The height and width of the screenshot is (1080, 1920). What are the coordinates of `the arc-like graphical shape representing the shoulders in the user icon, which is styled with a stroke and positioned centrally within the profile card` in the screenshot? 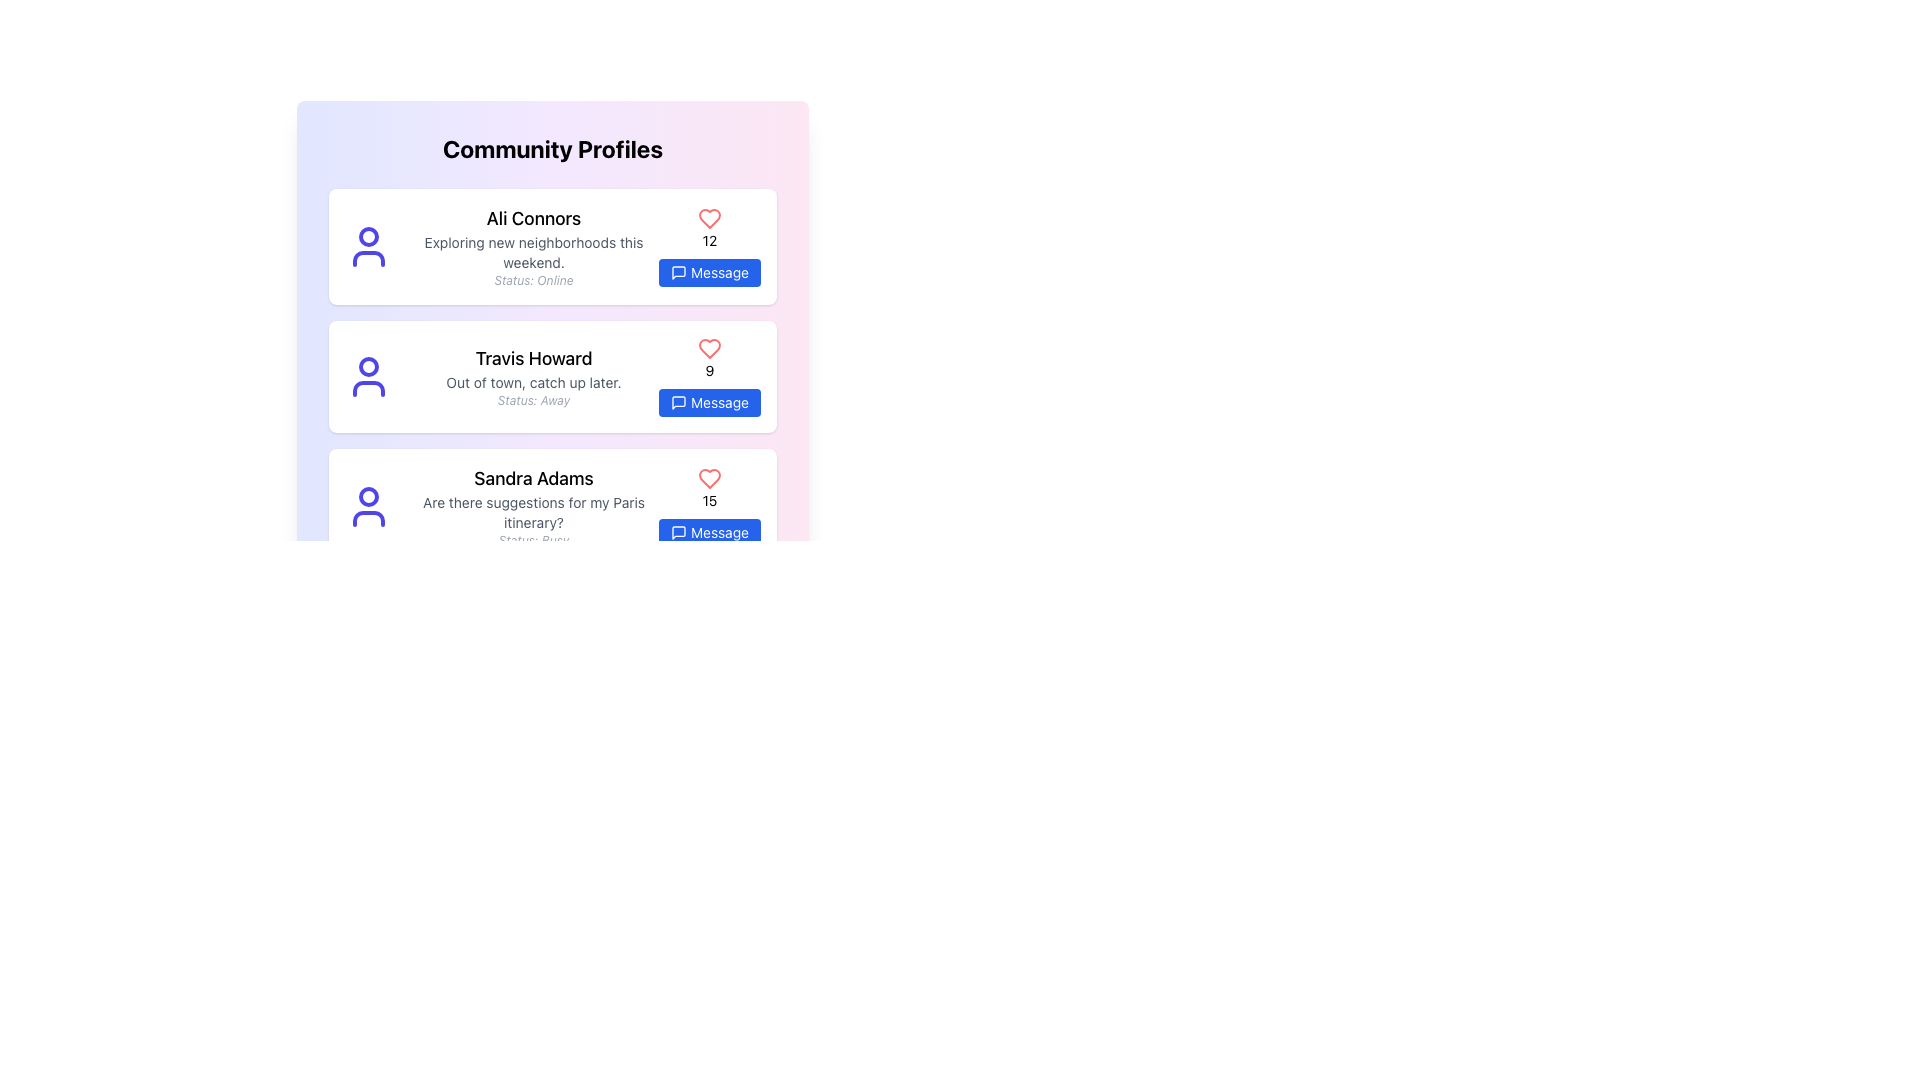 It's located at (369, 257).